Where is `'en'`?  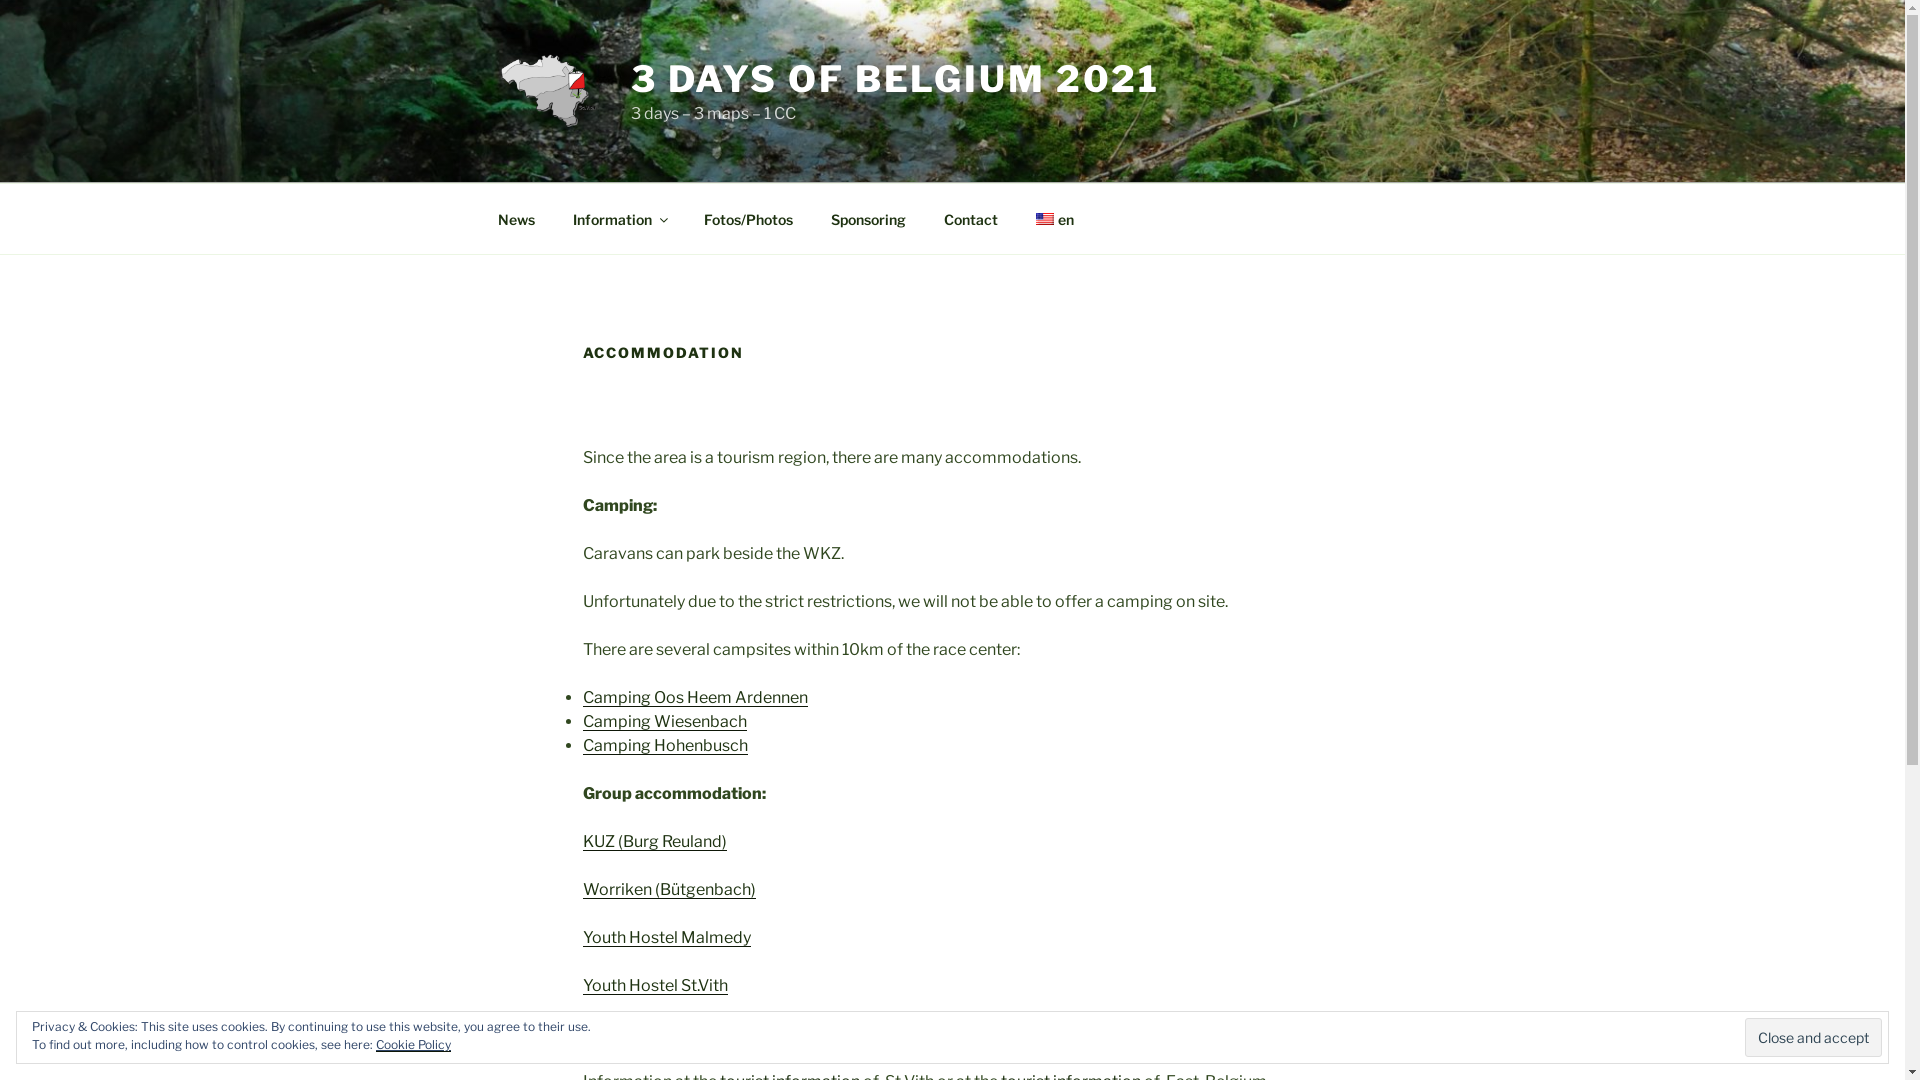 'en' is located at coordinates (1053, 218).